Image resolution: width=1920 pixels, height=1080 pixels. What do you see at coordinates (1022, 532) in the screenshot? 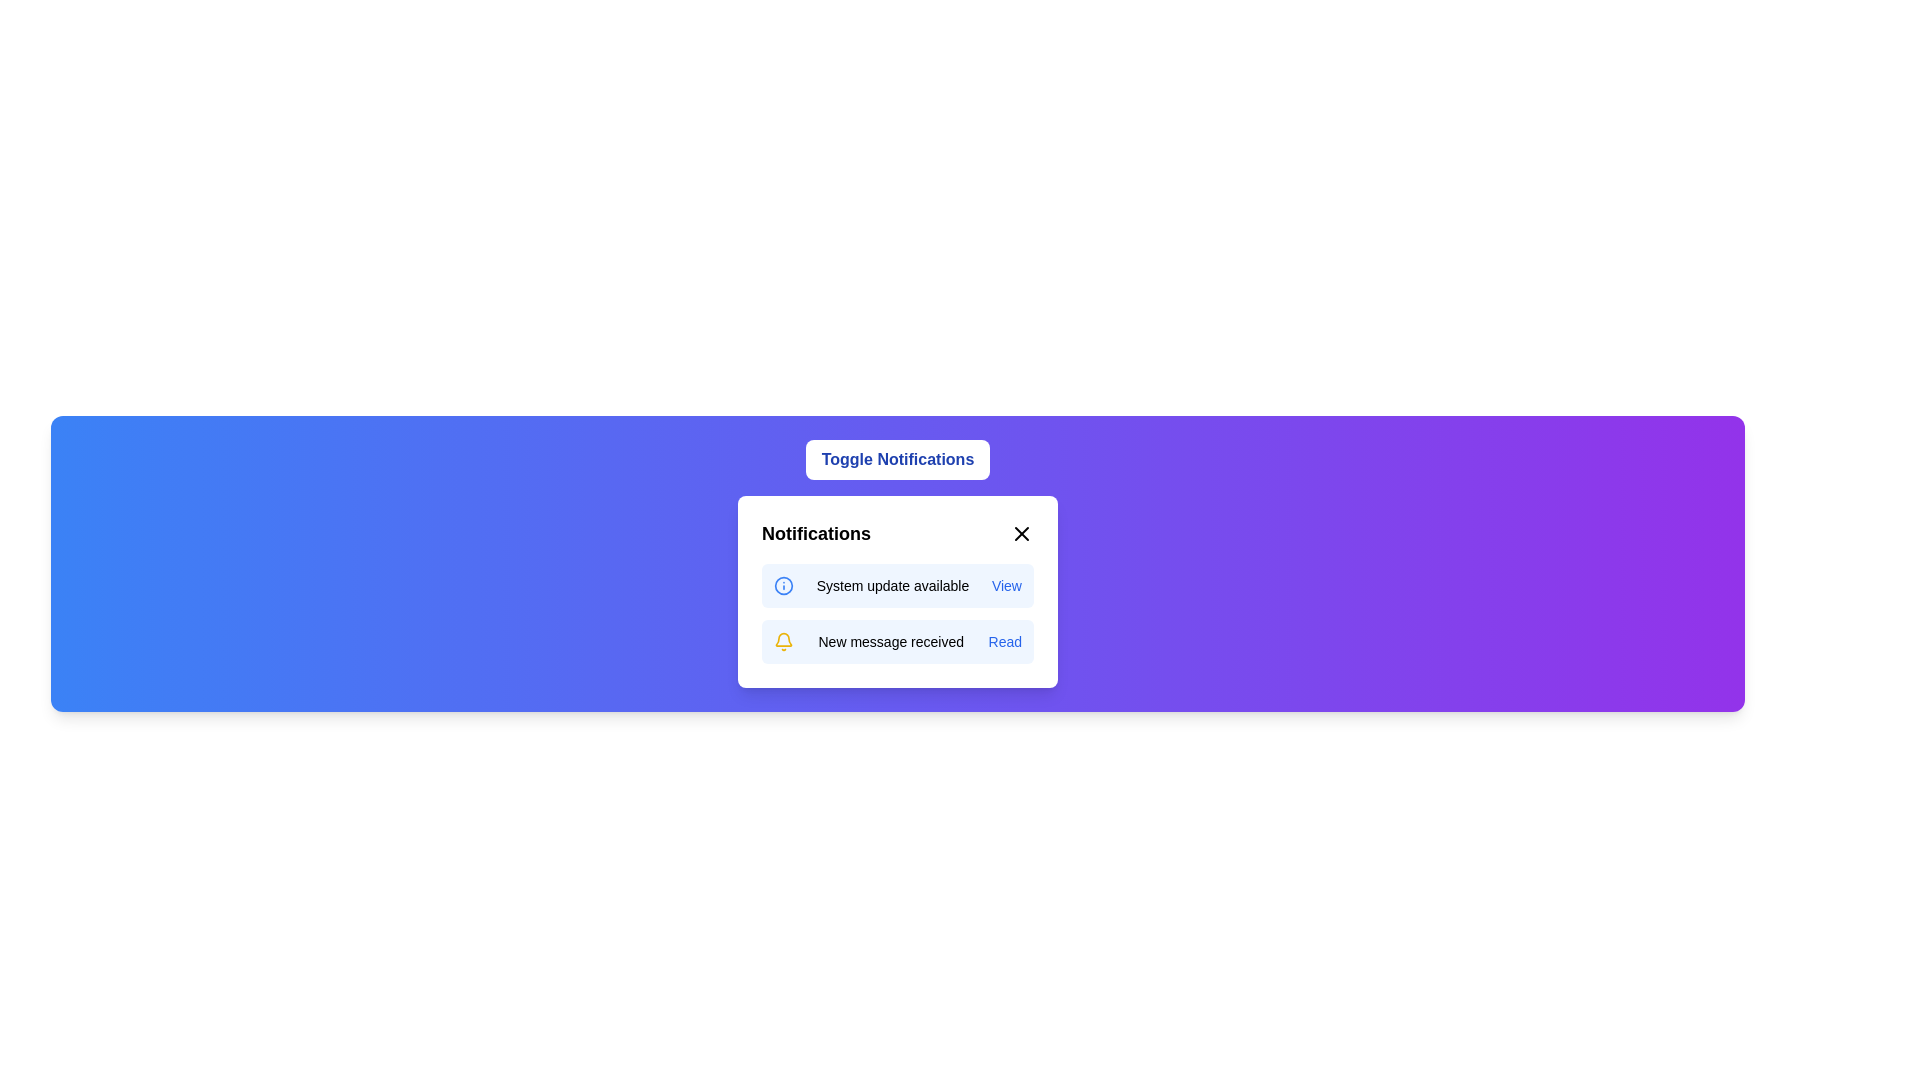
I see `the graphical close icon located in the top-right corner of the notification card` at bounding box center [1022, 532].